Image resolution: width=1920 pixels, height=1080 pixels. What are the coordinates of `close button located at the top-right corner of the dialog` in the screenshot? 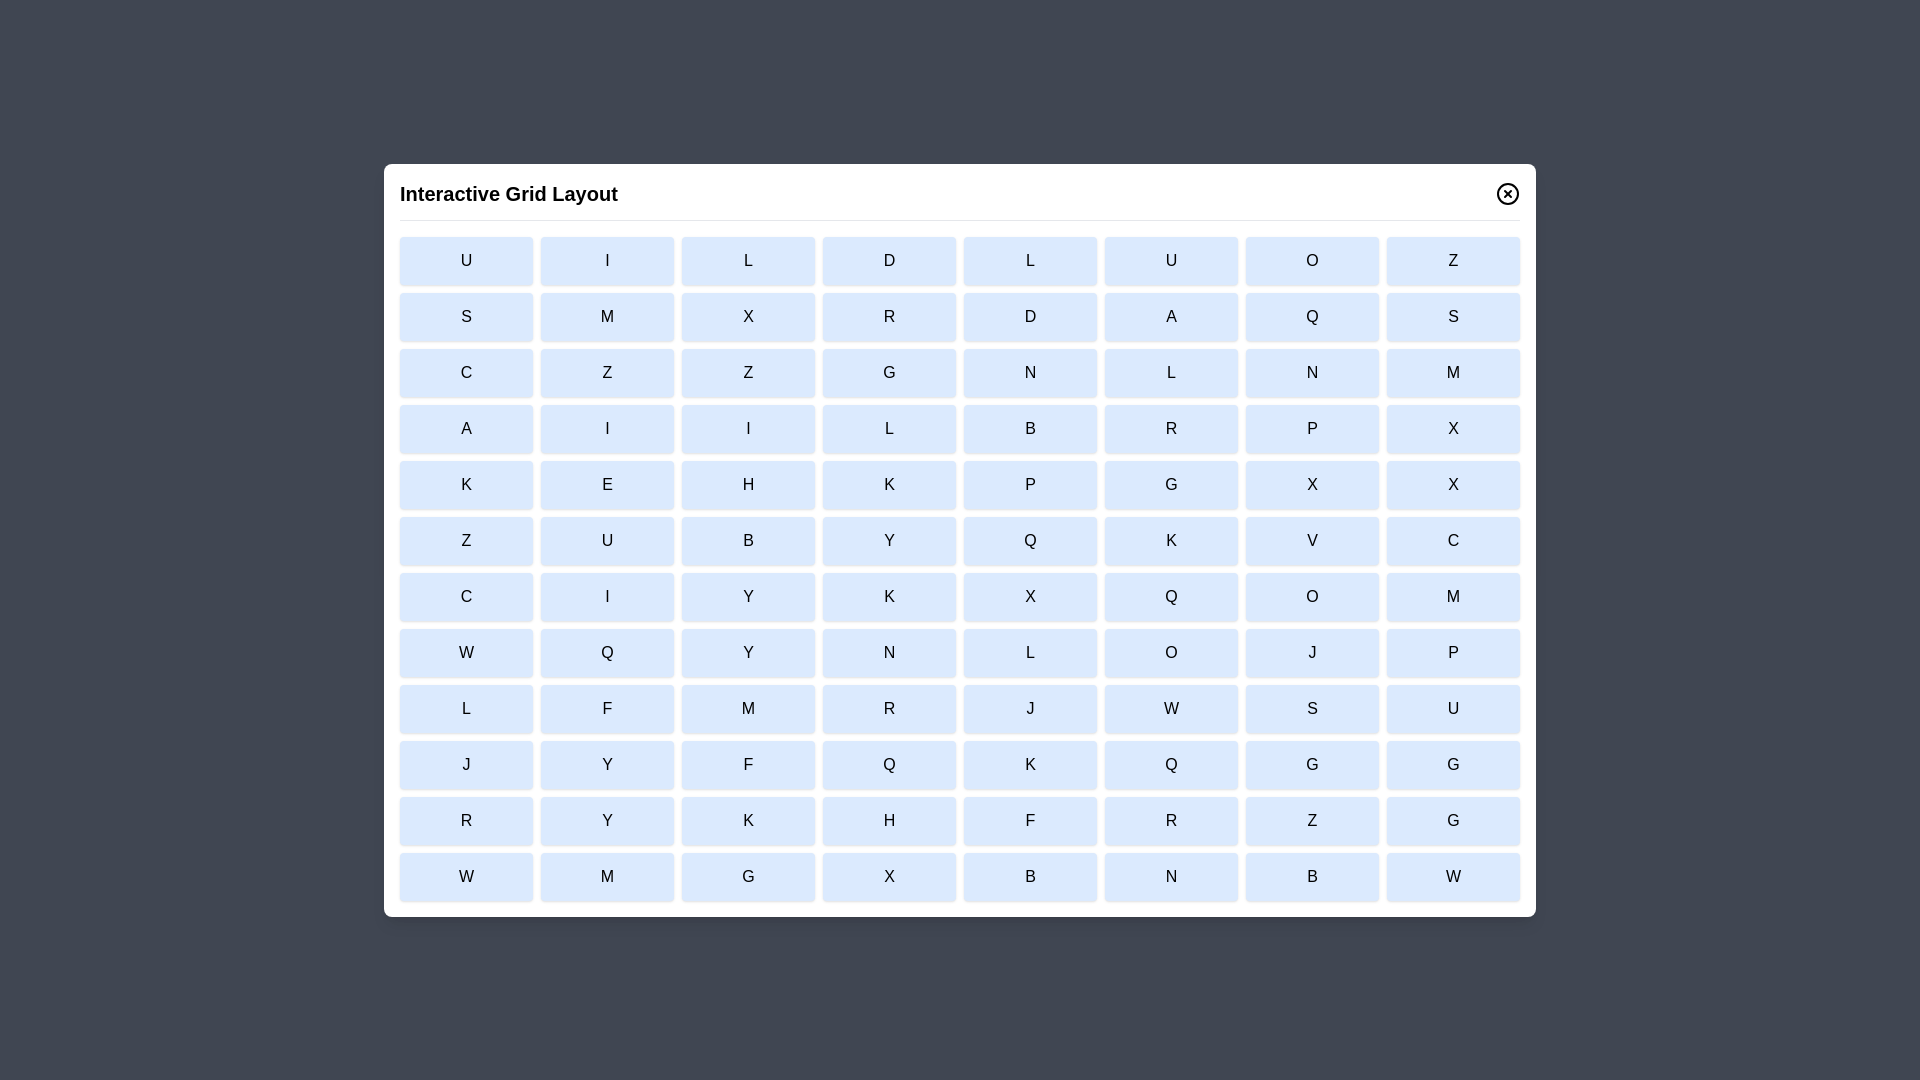 It's located at (1507, 193).